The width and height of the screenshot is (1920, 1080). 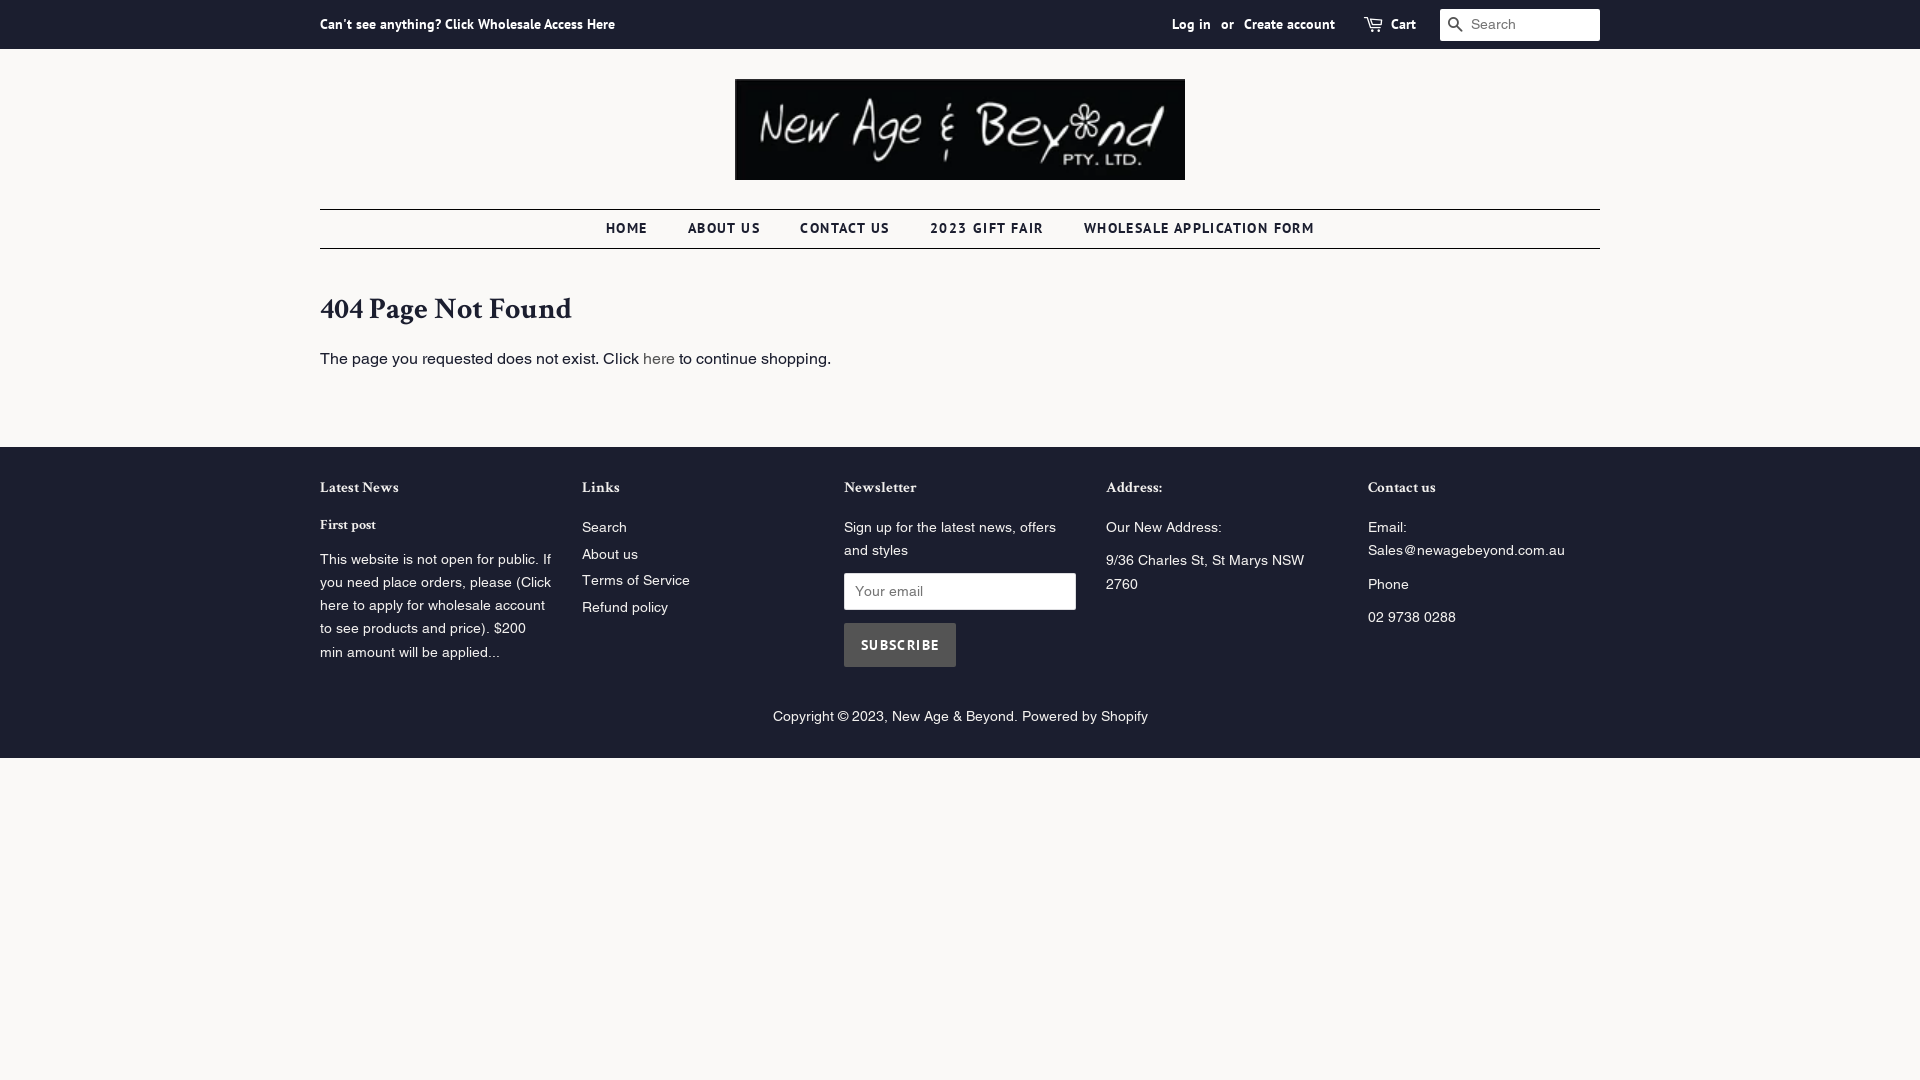 What do you see at coordinates (608, 554) in the screenshot?
I see `'About us'` at bounding box center [608, 554].